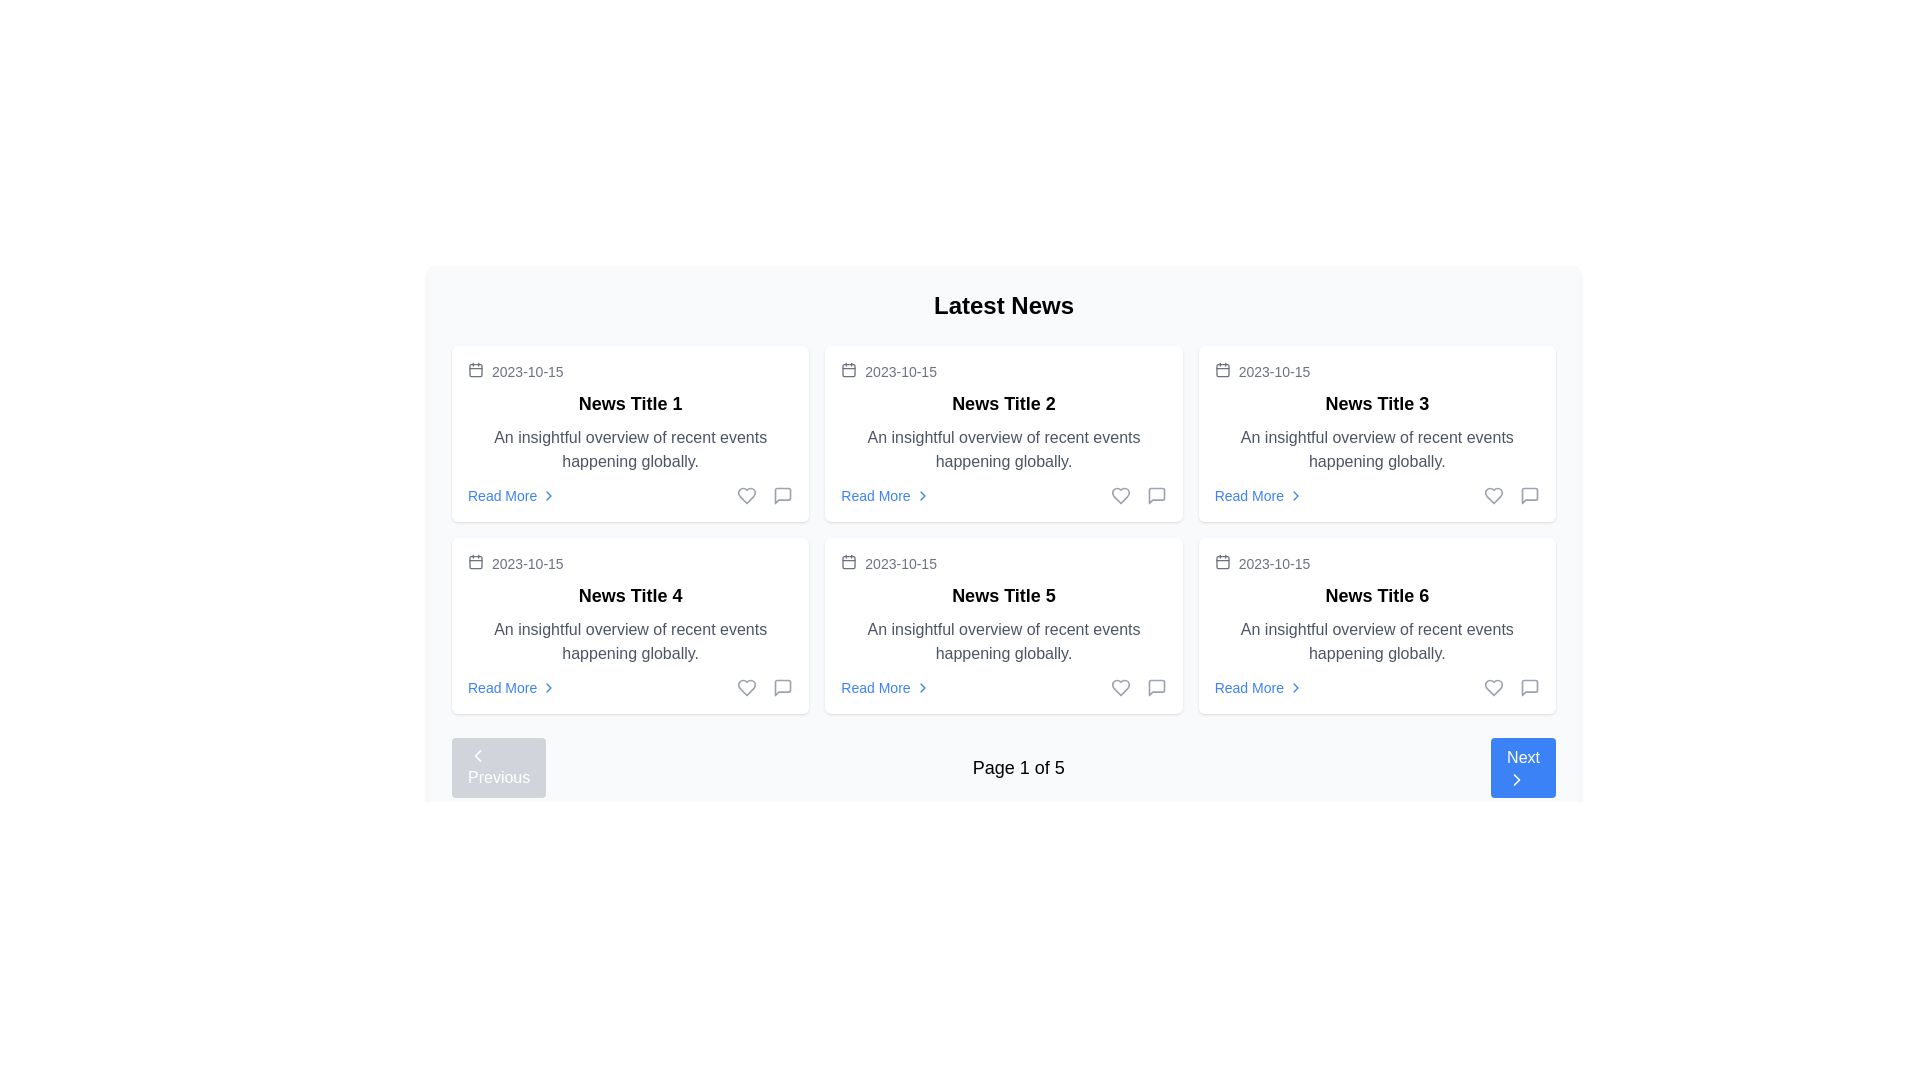  I want to click on the text content element that provides a summary of the news article titled 'News Title 2', so click(1003, 450).